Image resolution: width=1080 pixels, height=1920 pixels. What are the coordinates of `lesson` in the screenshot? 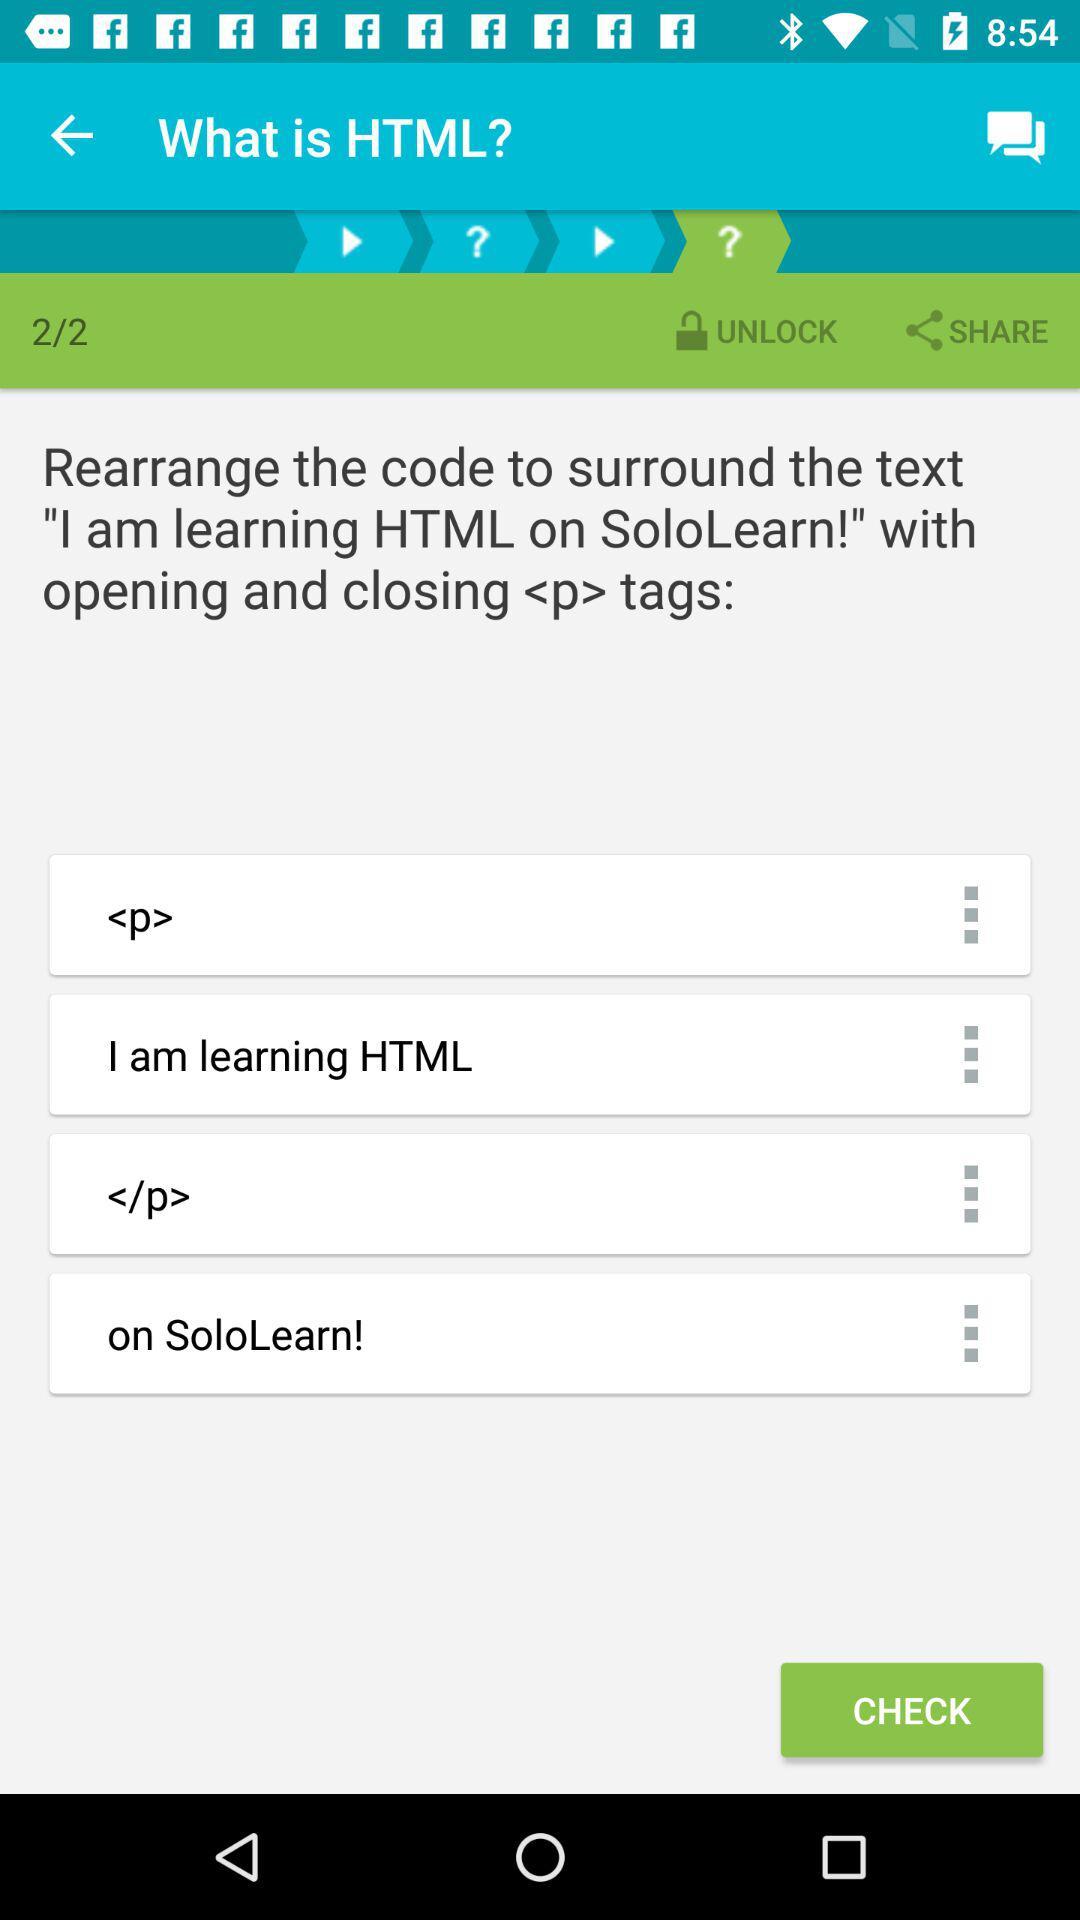 It's located at (350, 240).